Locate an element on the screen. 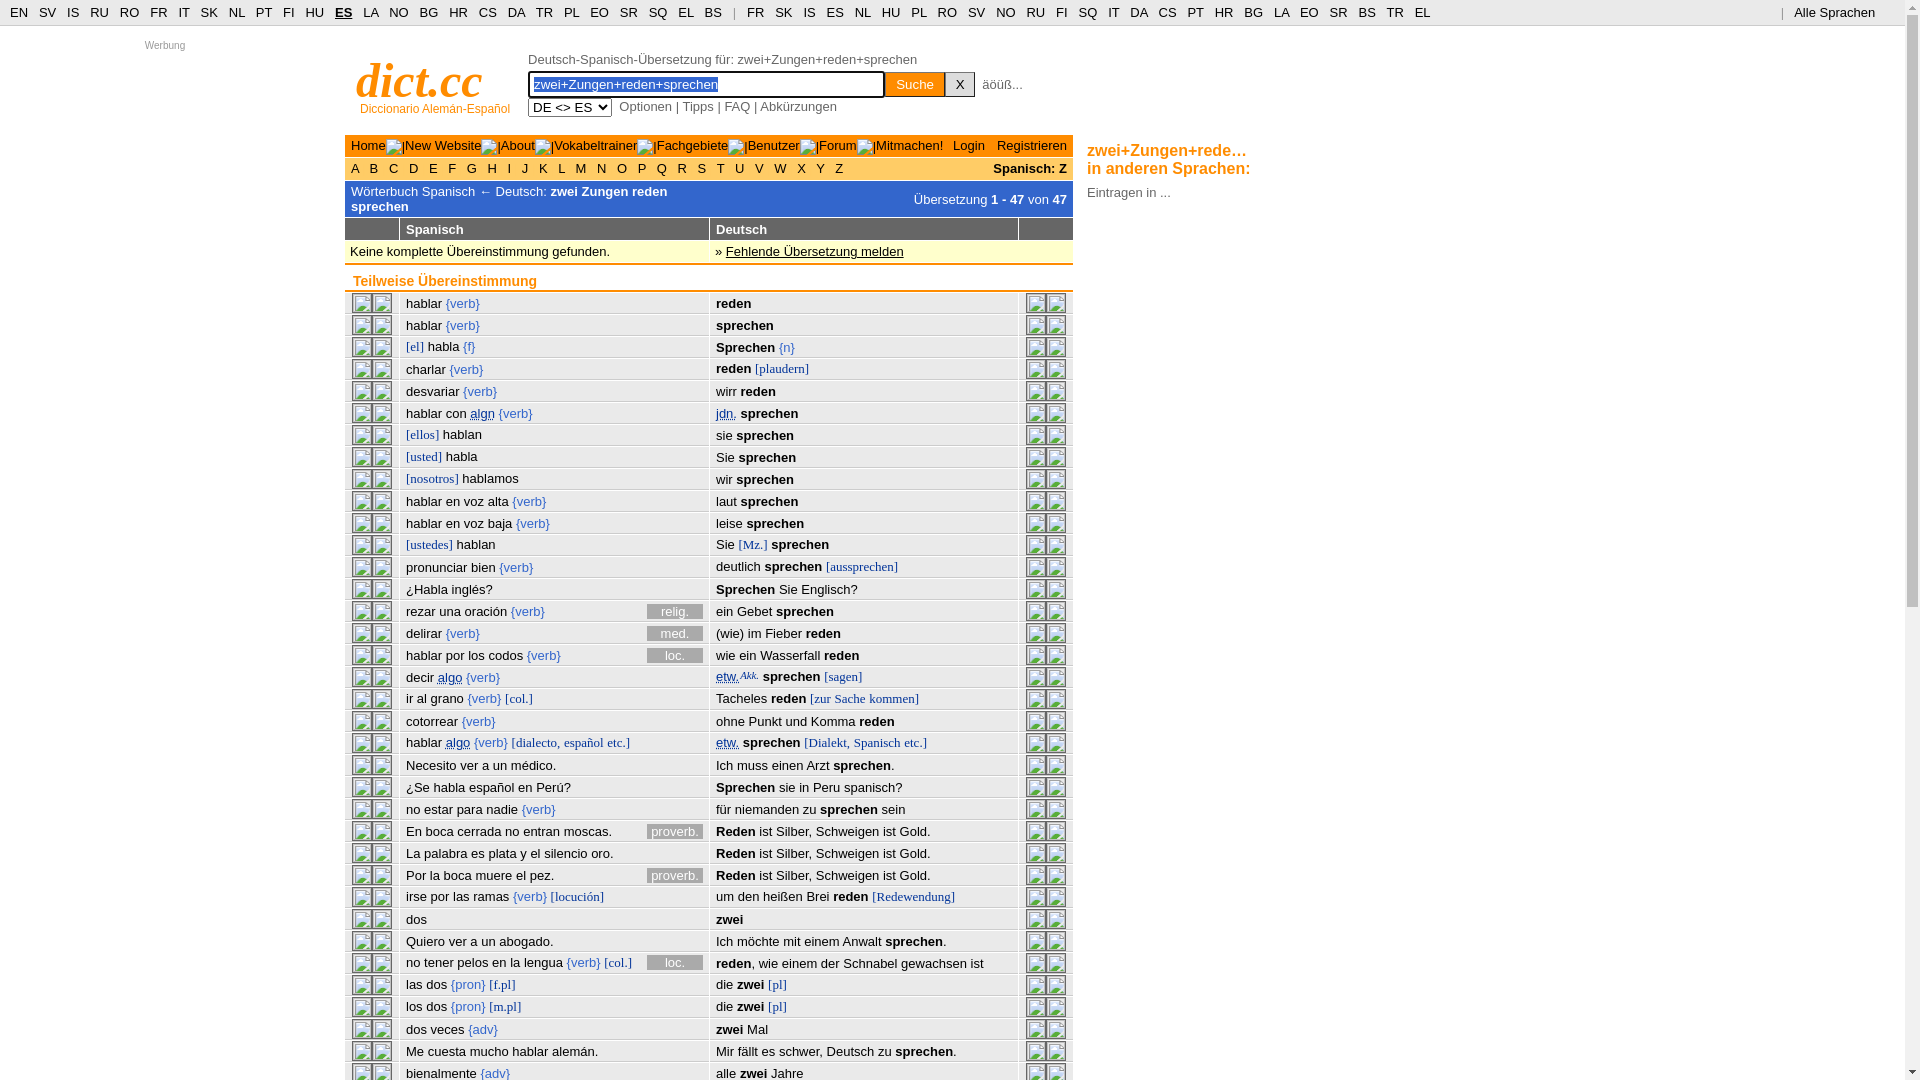 This screenshot has width=1920, height=1080. '[col.]' is located at coordinates (518, 697).